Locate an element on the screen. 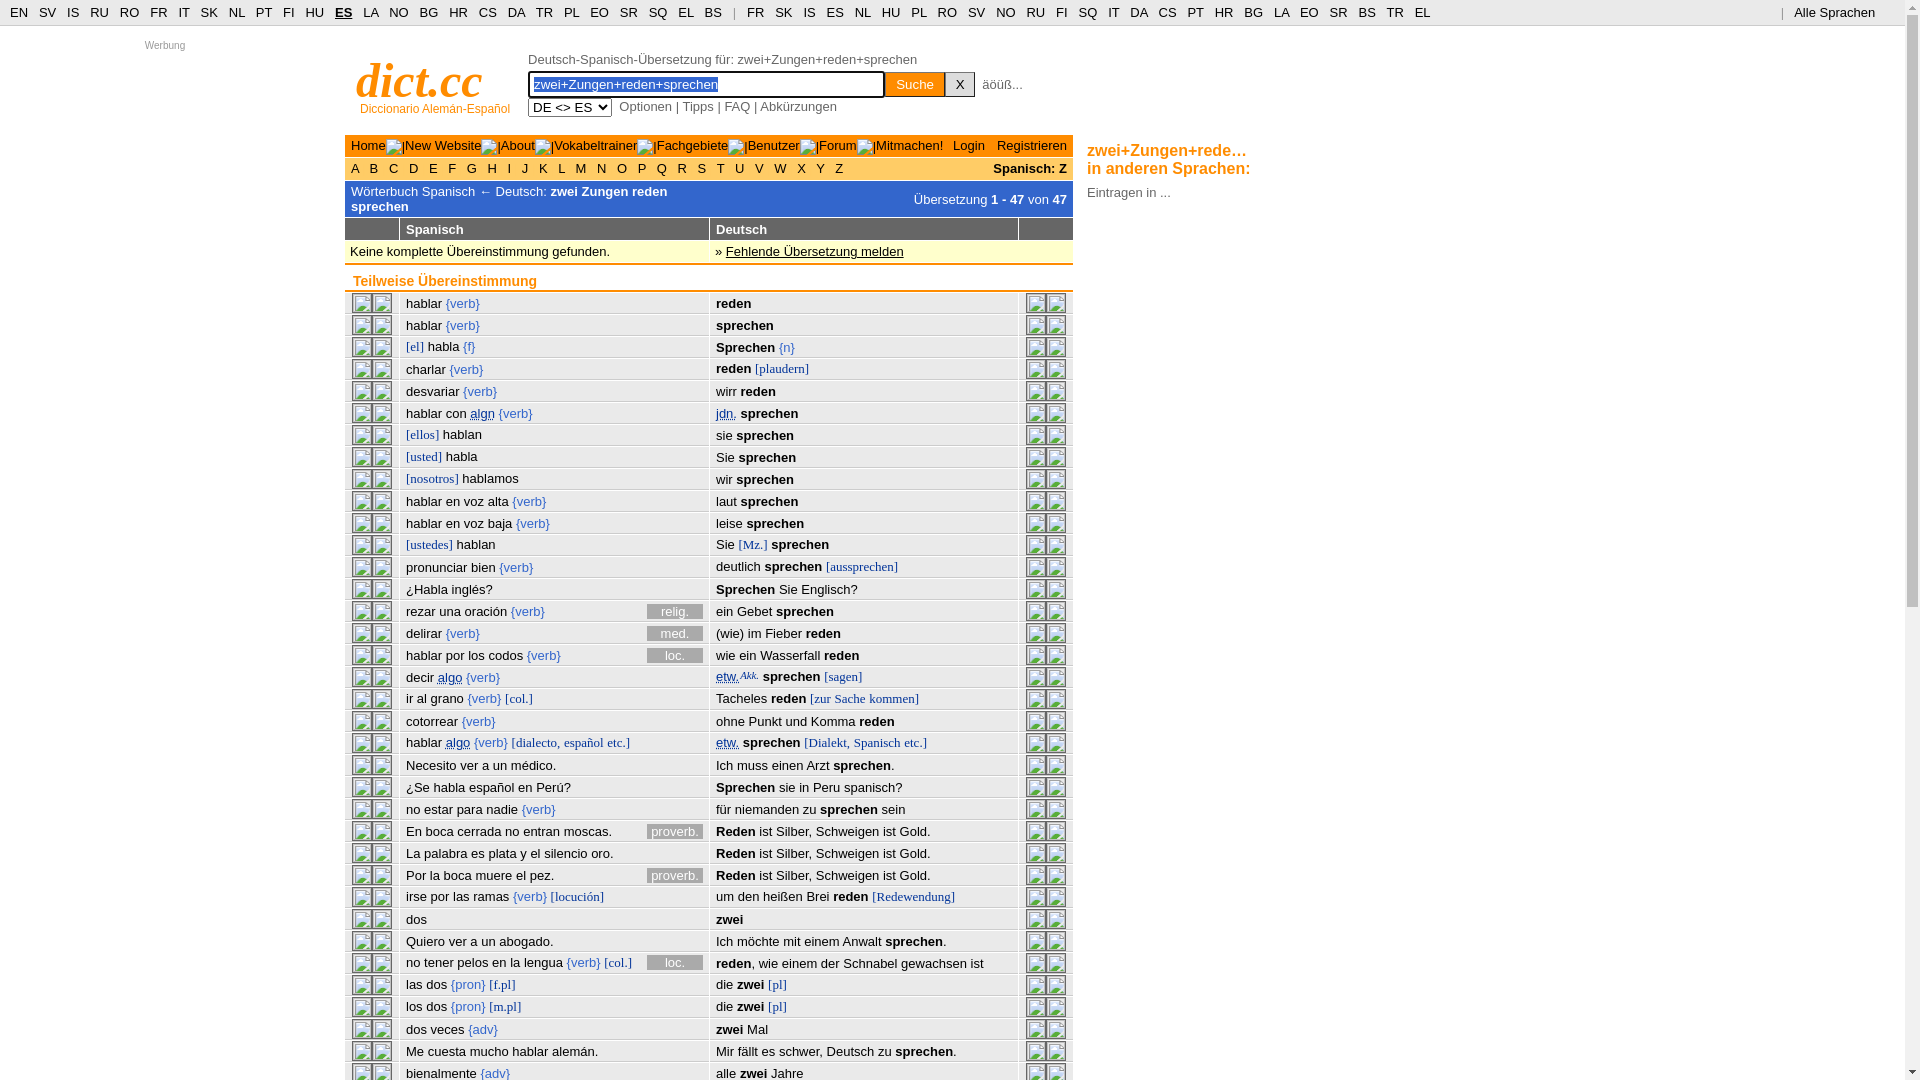 This screenshot has width=1920, height=1080. '[col.]' is located at coordinates (518, 697).